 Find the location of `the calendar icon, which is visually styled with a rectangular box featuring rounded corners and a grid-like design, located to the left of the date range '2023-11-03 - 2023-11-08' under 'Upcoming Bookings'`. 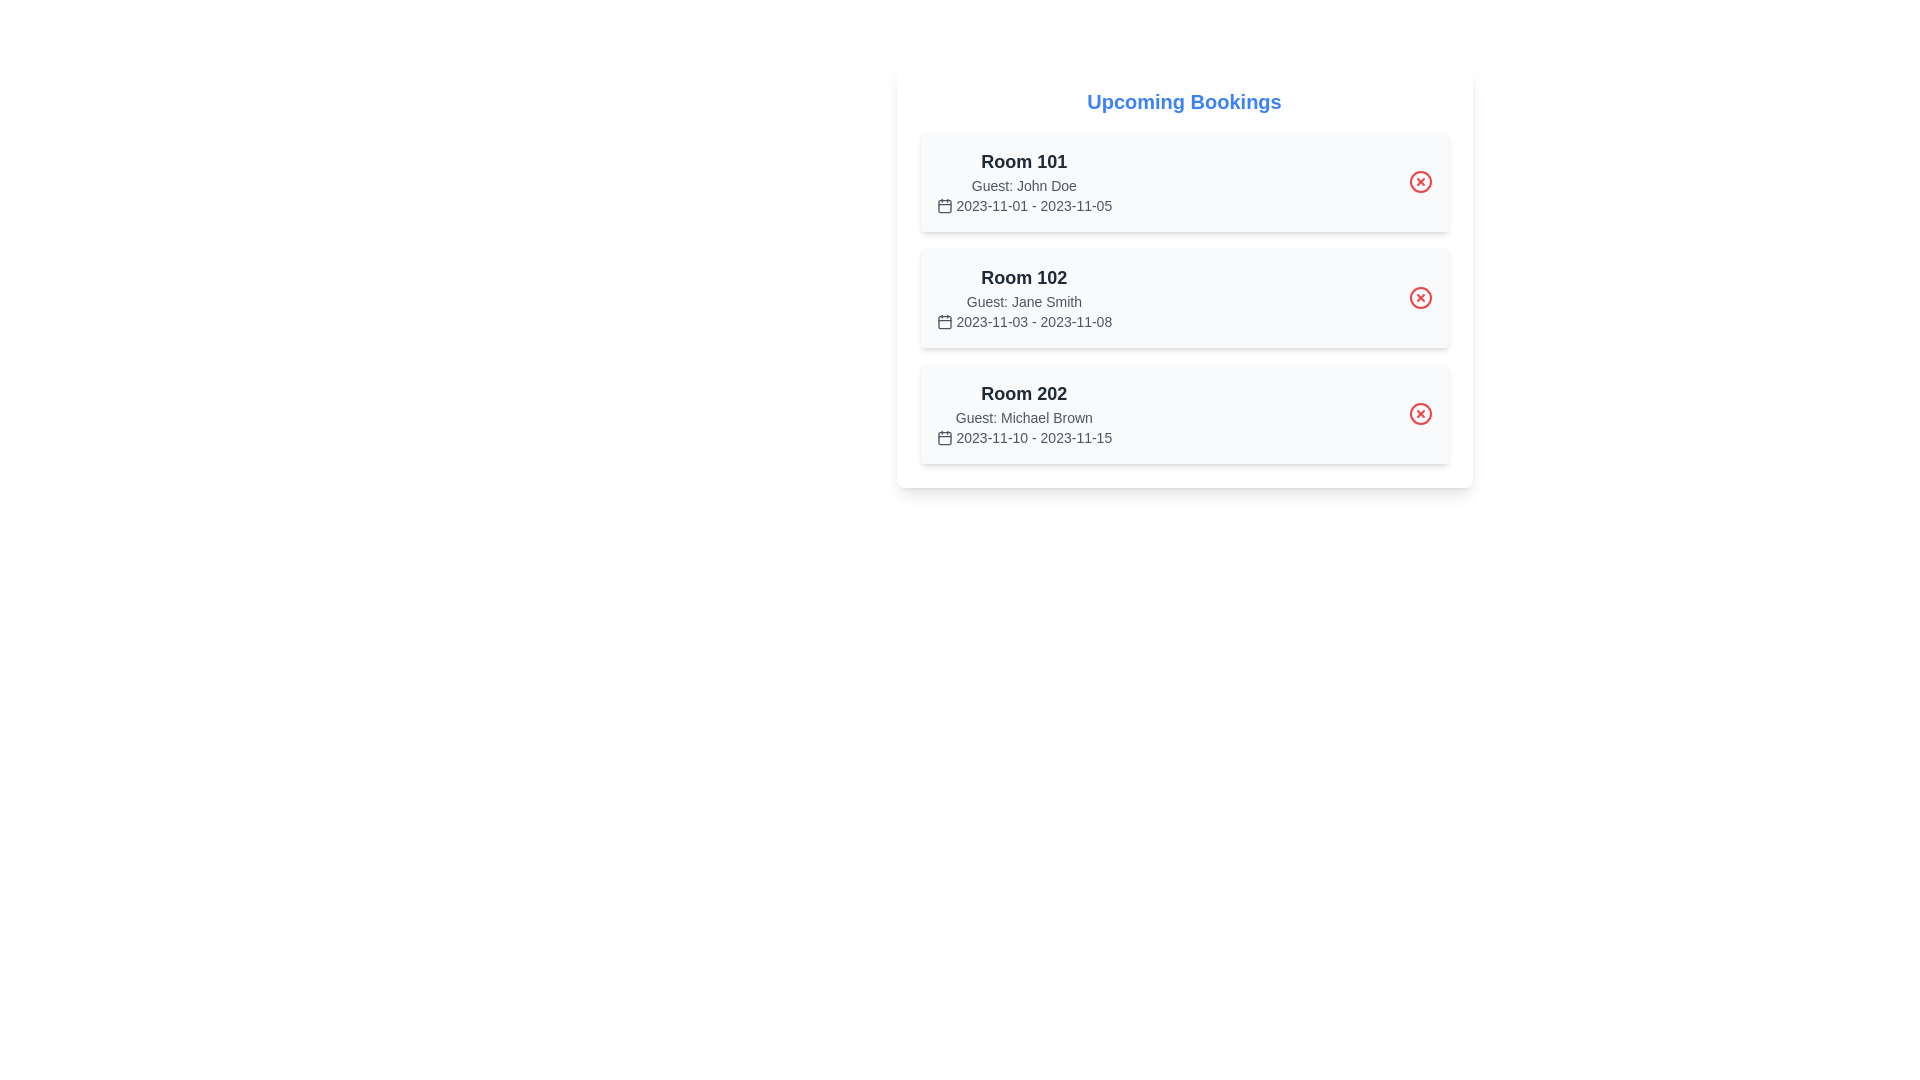

the calendar icon, which is visually styled with a rectangular box featuring rounded corners and a grid-like design, located to the left of the date range '2023-11-03 - 2023-11-08' under 'Upcoming Bookings' is located at coordinates (943, 320).